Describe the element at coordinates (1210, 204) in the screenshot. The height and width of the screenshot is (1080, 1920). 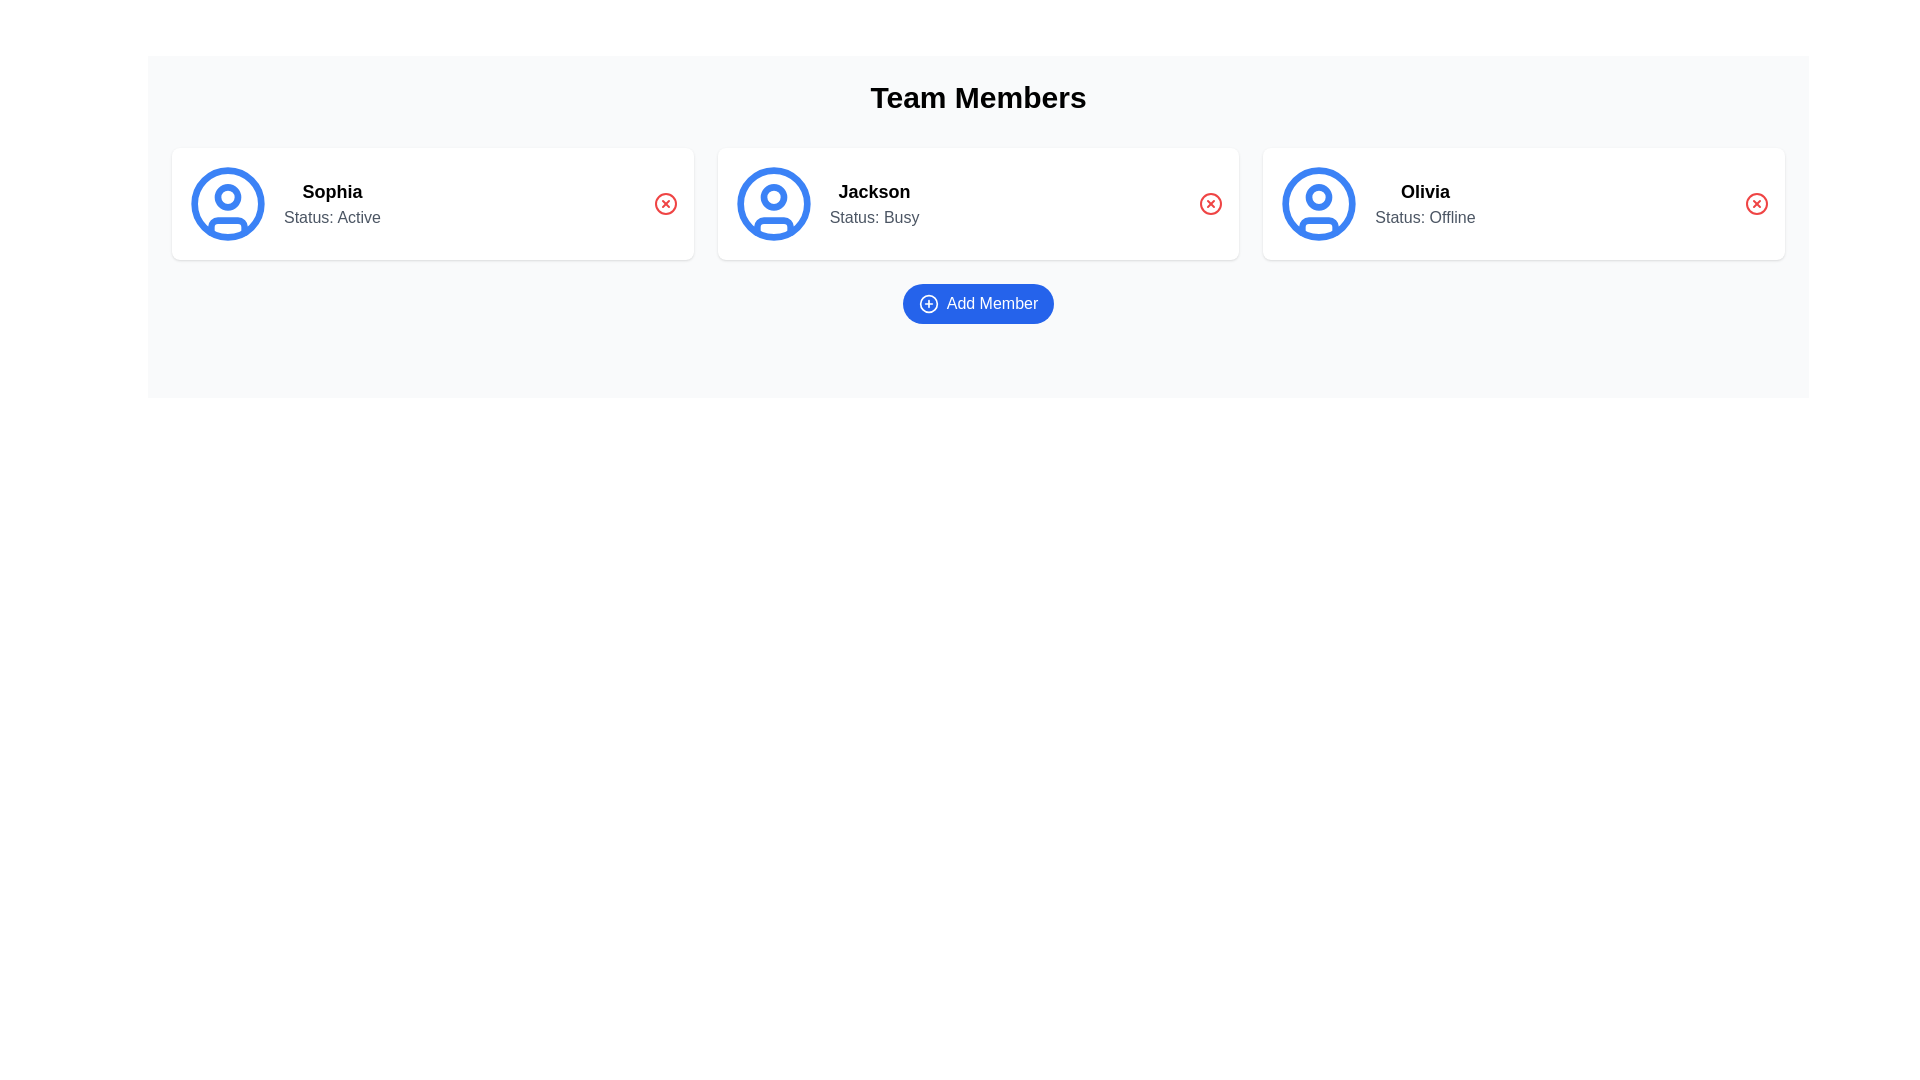
I see `the delete icon button located at the extreme right side of the user card displaying 'Jackson - Status: Busy'` at that location.